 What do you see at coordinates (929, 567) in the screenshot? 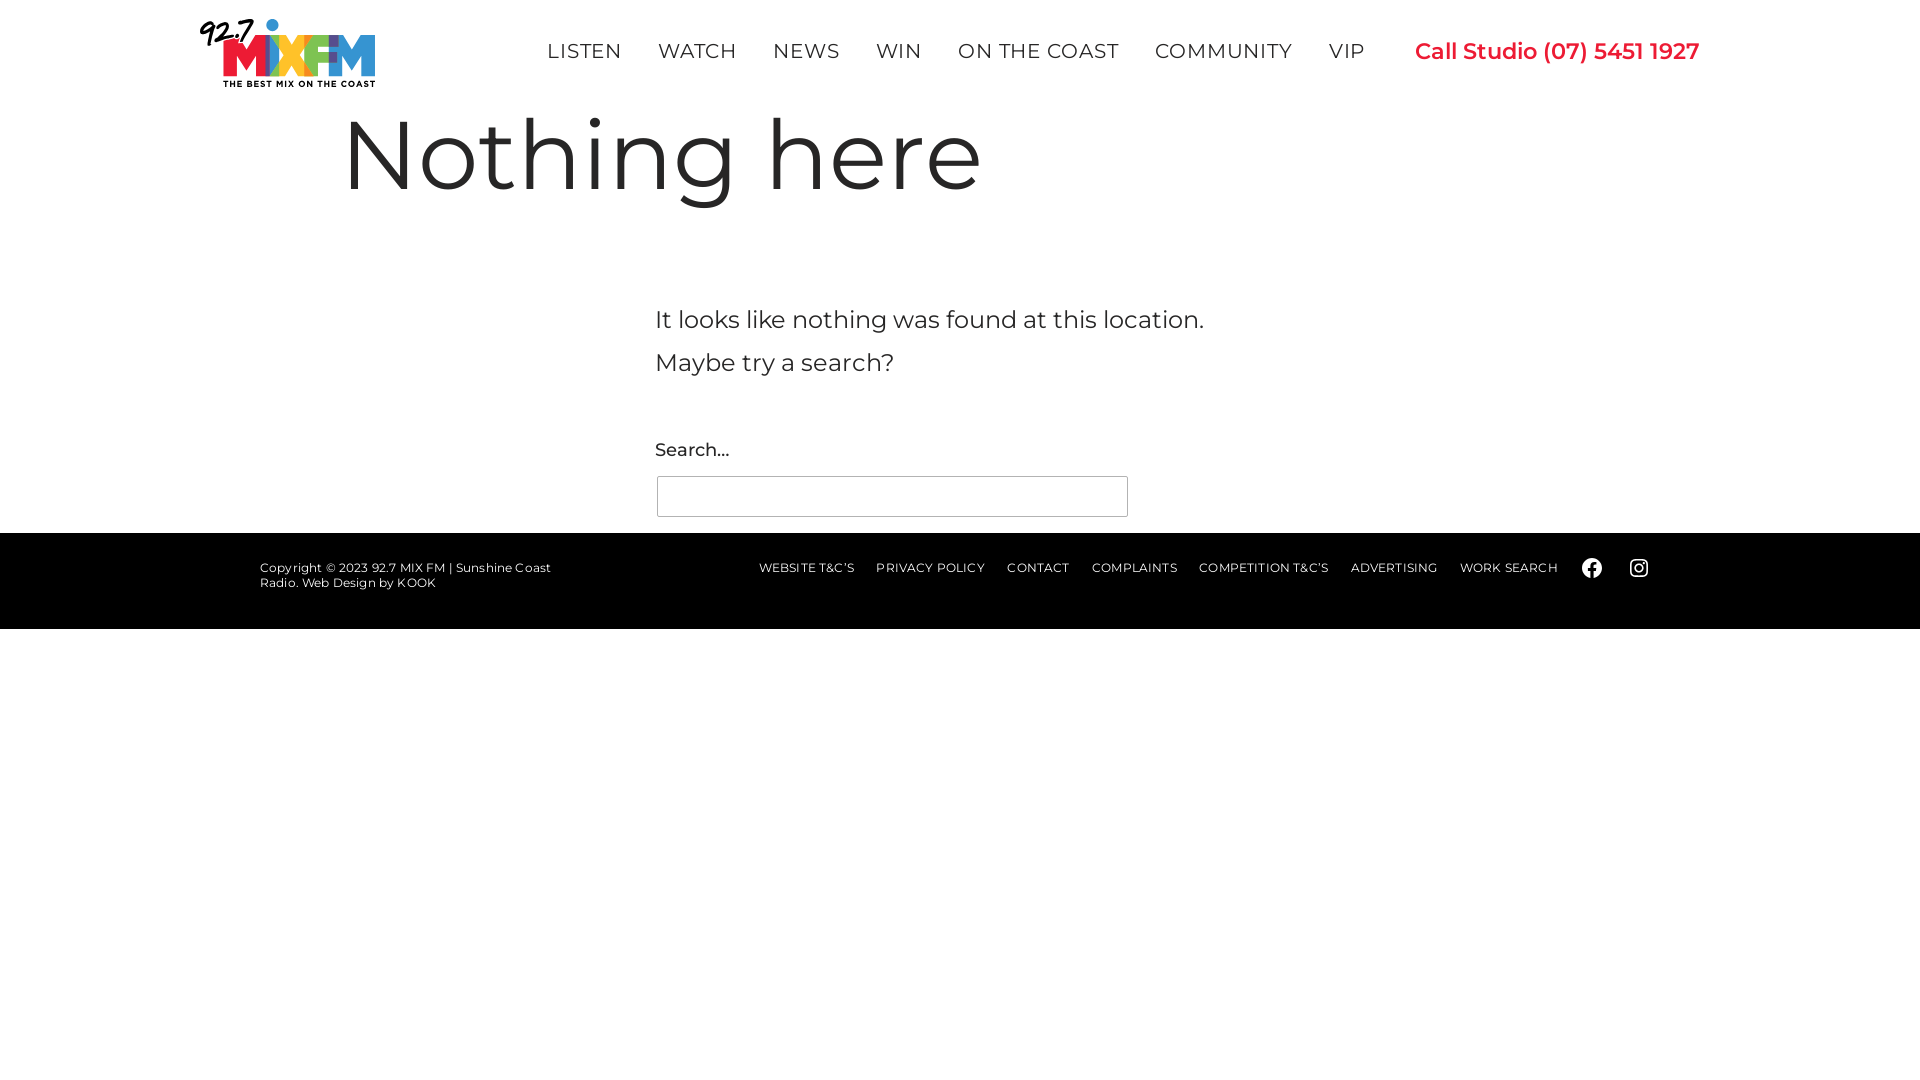
I see `'PRIVACY POLICY'` at bounding box center [929, 567].